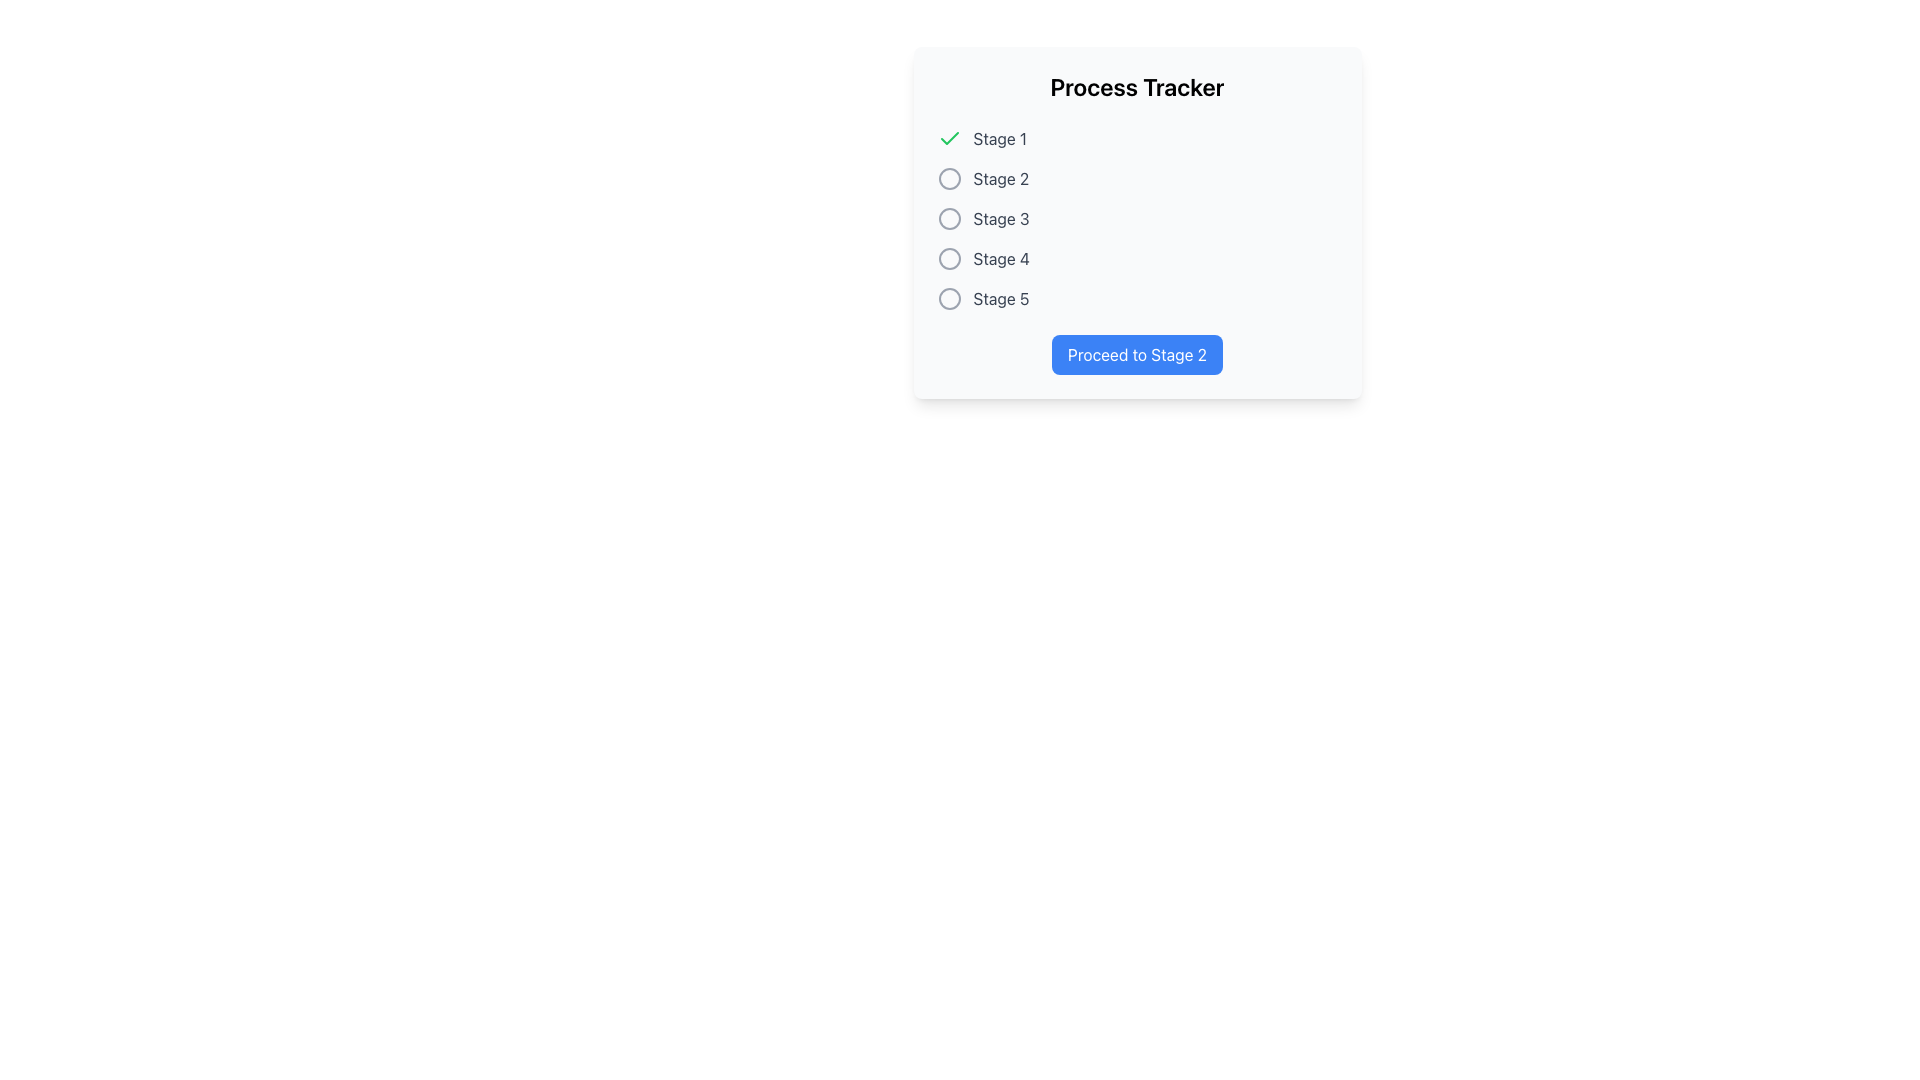  What do you see at coordinates (948, 257) in the screenshot?
I see `the circular icon representing the fourth stage in the process tracker` at bounding box center [948, 257].